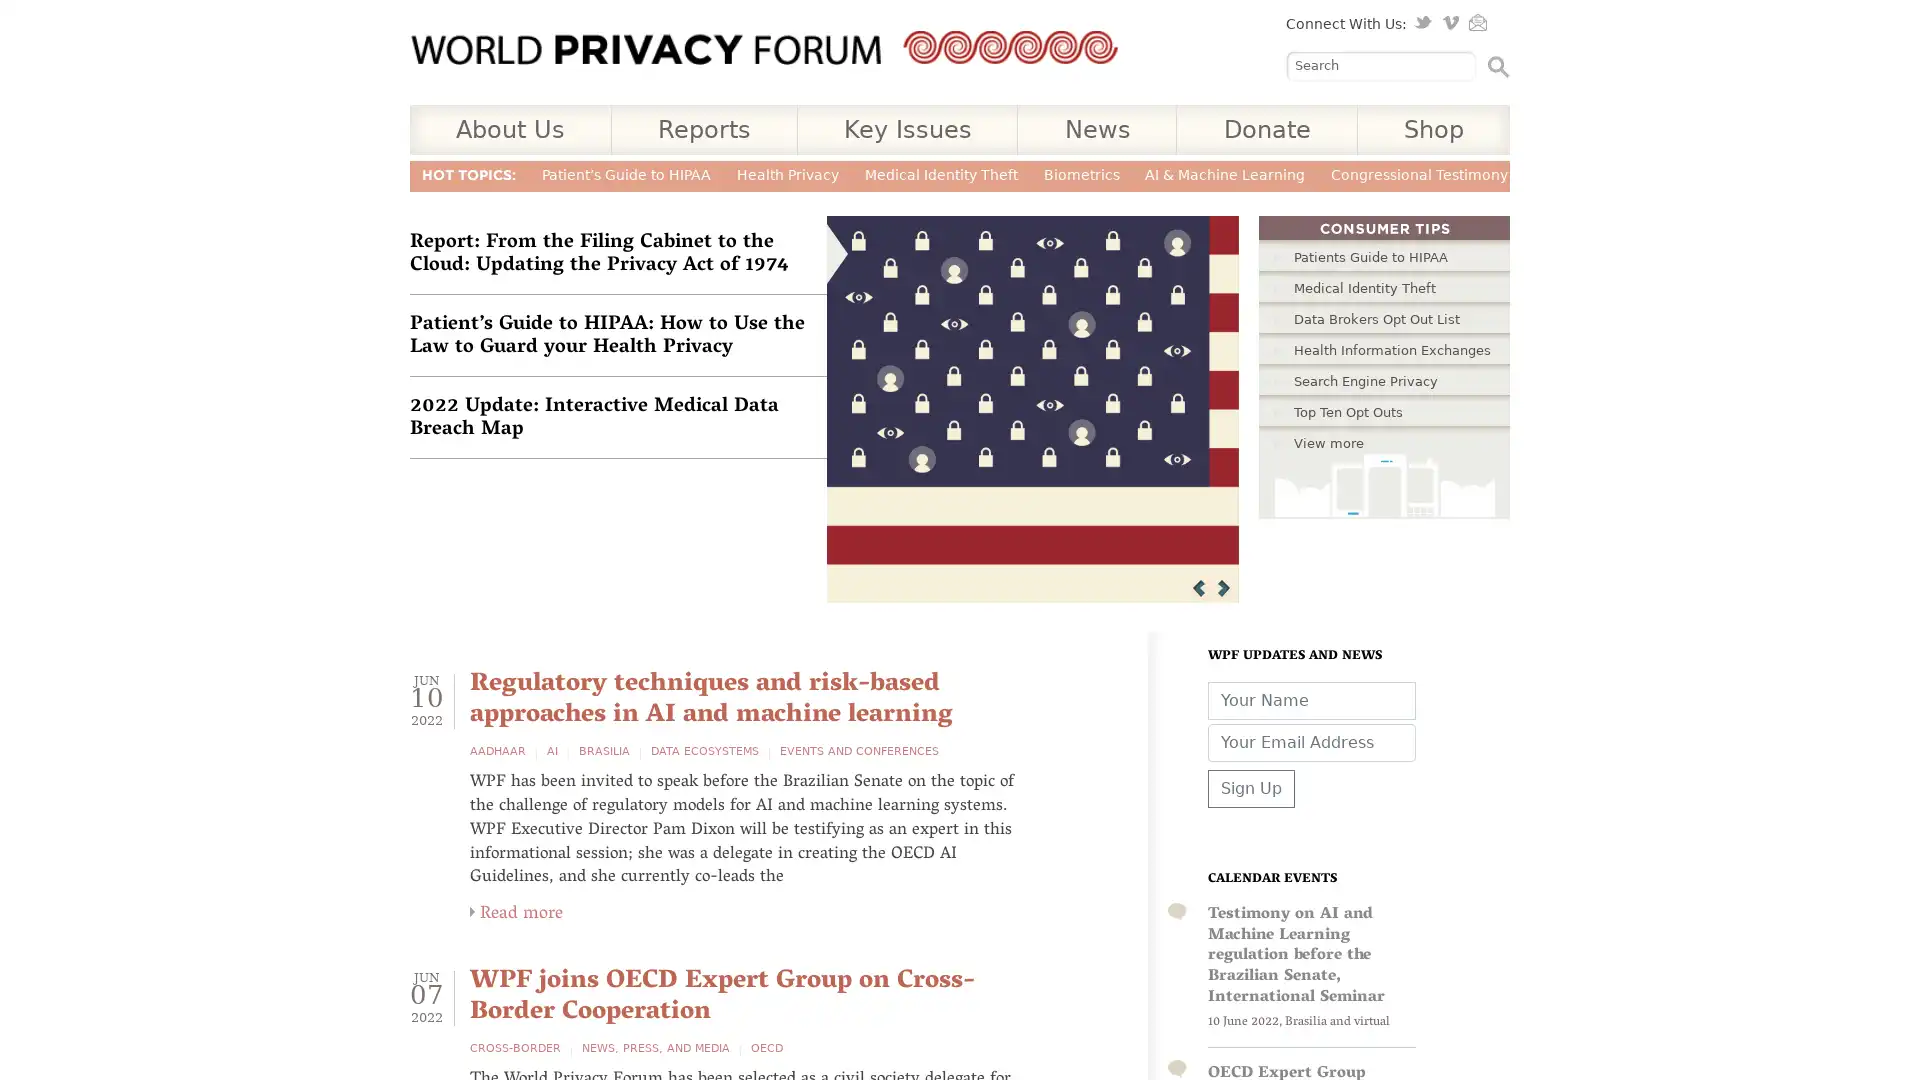  What do you see at coordinates (1498, 64) in the screenshot?
I see `Search` at bounding box center [1498, 64].